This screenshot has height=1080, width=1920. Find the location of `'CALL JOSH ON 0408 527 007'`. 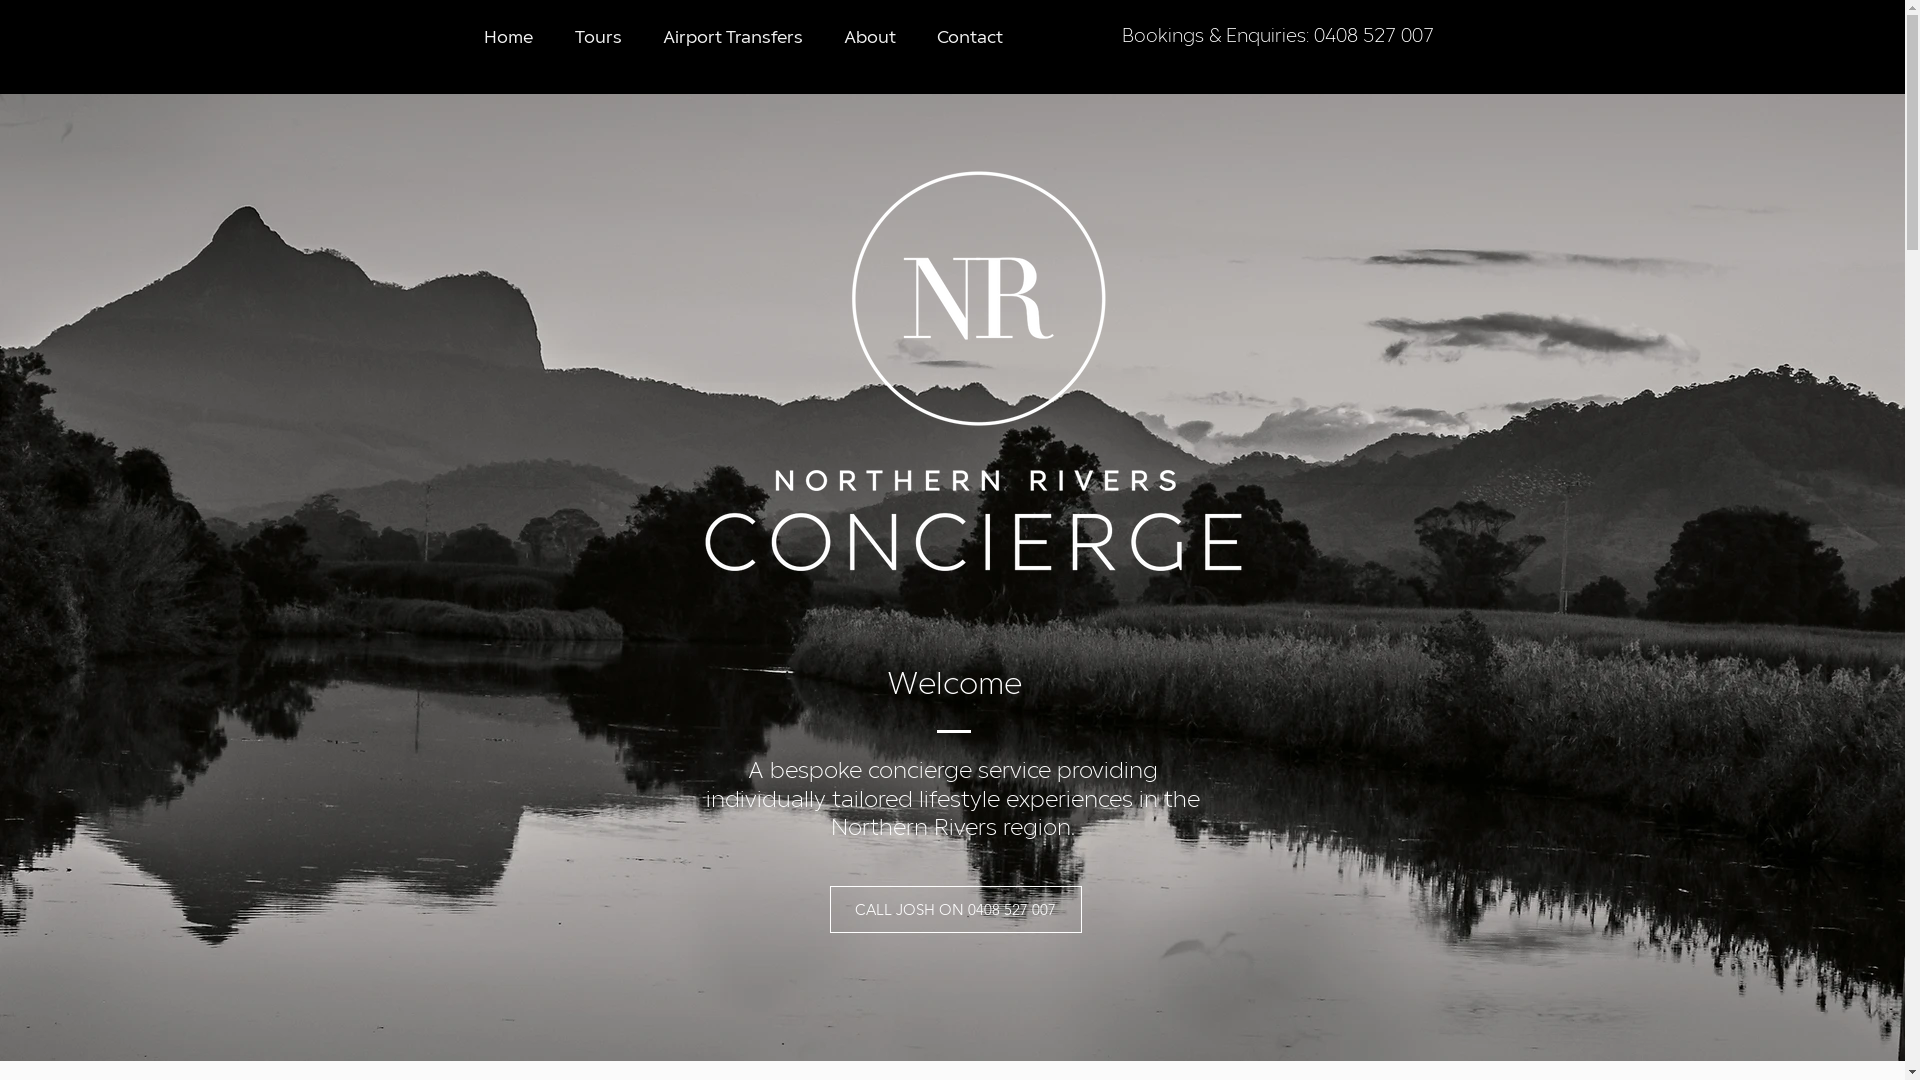

'CALL JOSH ON 0408 527 007' is located at coordinates (830, 909).